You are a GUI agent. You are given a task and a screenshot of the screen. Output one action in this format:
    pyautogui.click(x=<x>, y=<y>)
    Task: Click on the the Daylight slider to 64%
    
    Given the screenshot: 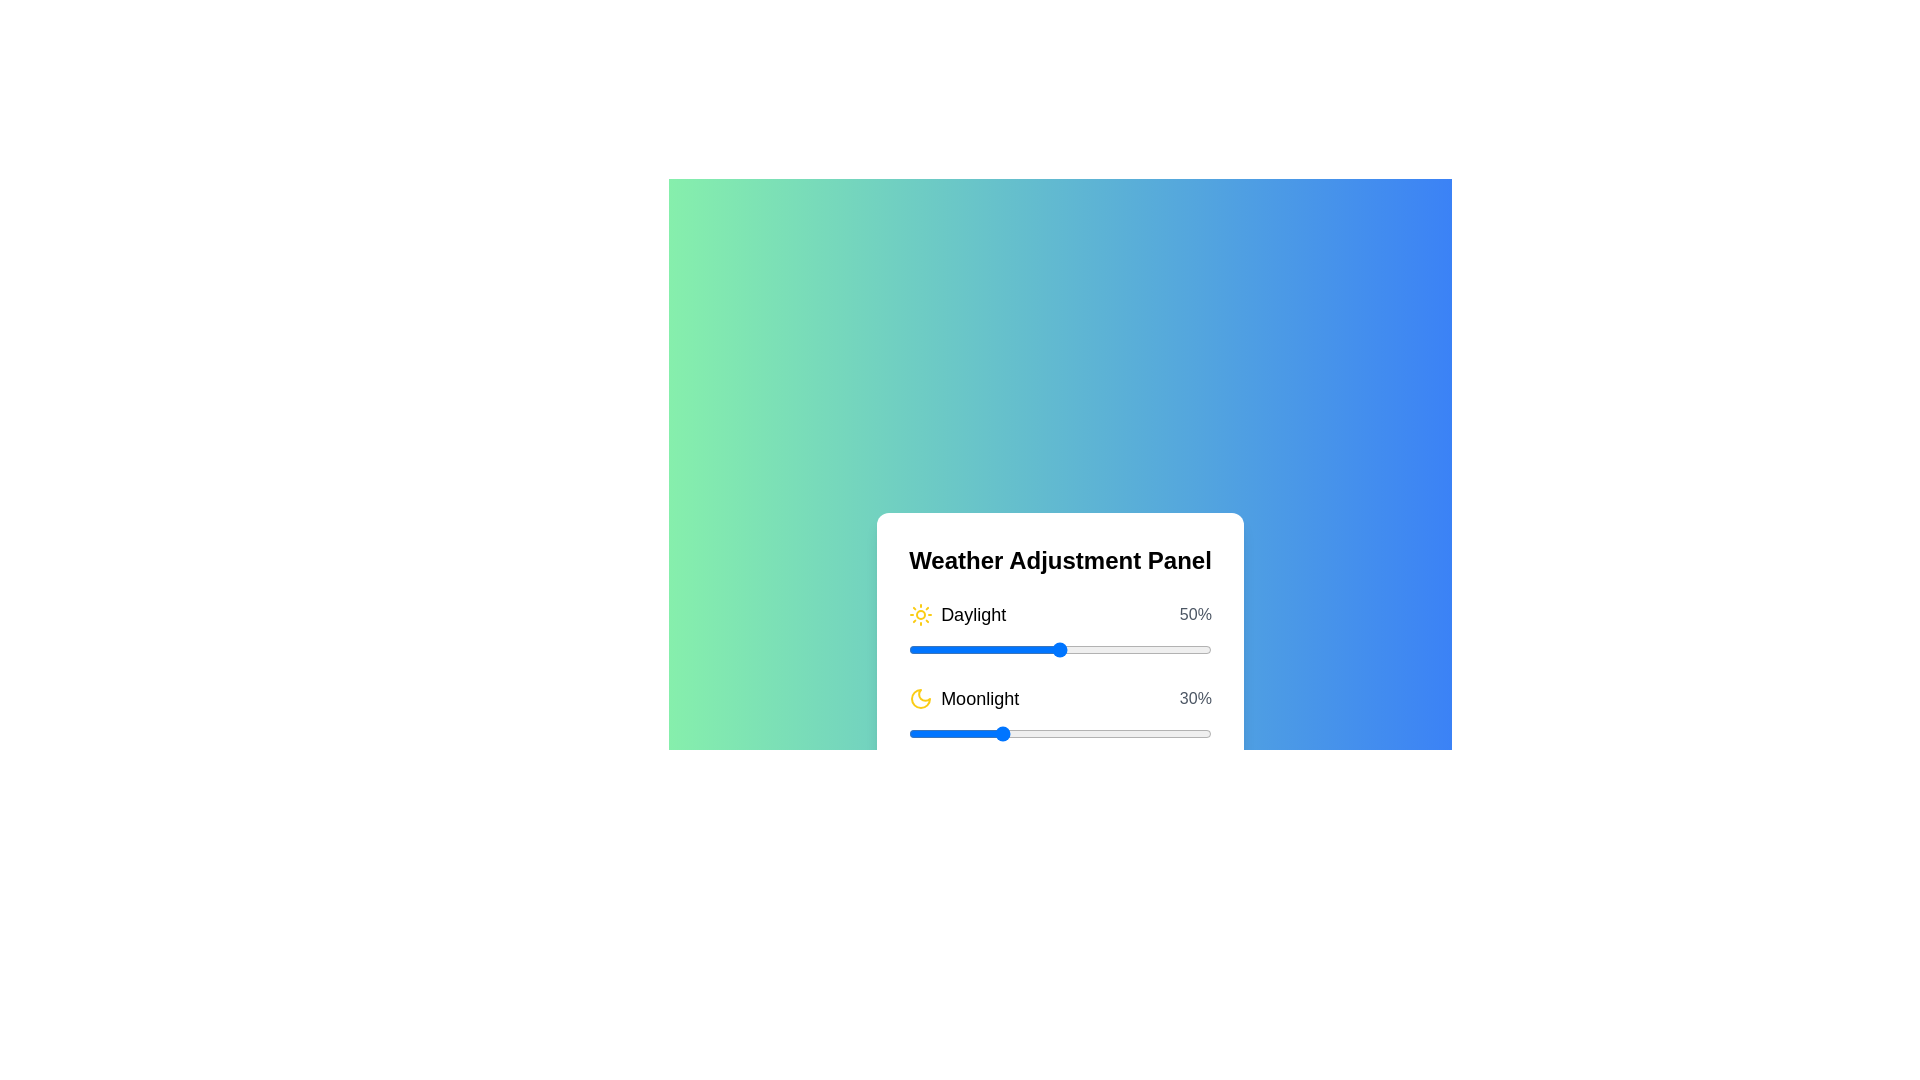 What is the action you would take?
    pyautogui.click(x=1101, y=650)
    